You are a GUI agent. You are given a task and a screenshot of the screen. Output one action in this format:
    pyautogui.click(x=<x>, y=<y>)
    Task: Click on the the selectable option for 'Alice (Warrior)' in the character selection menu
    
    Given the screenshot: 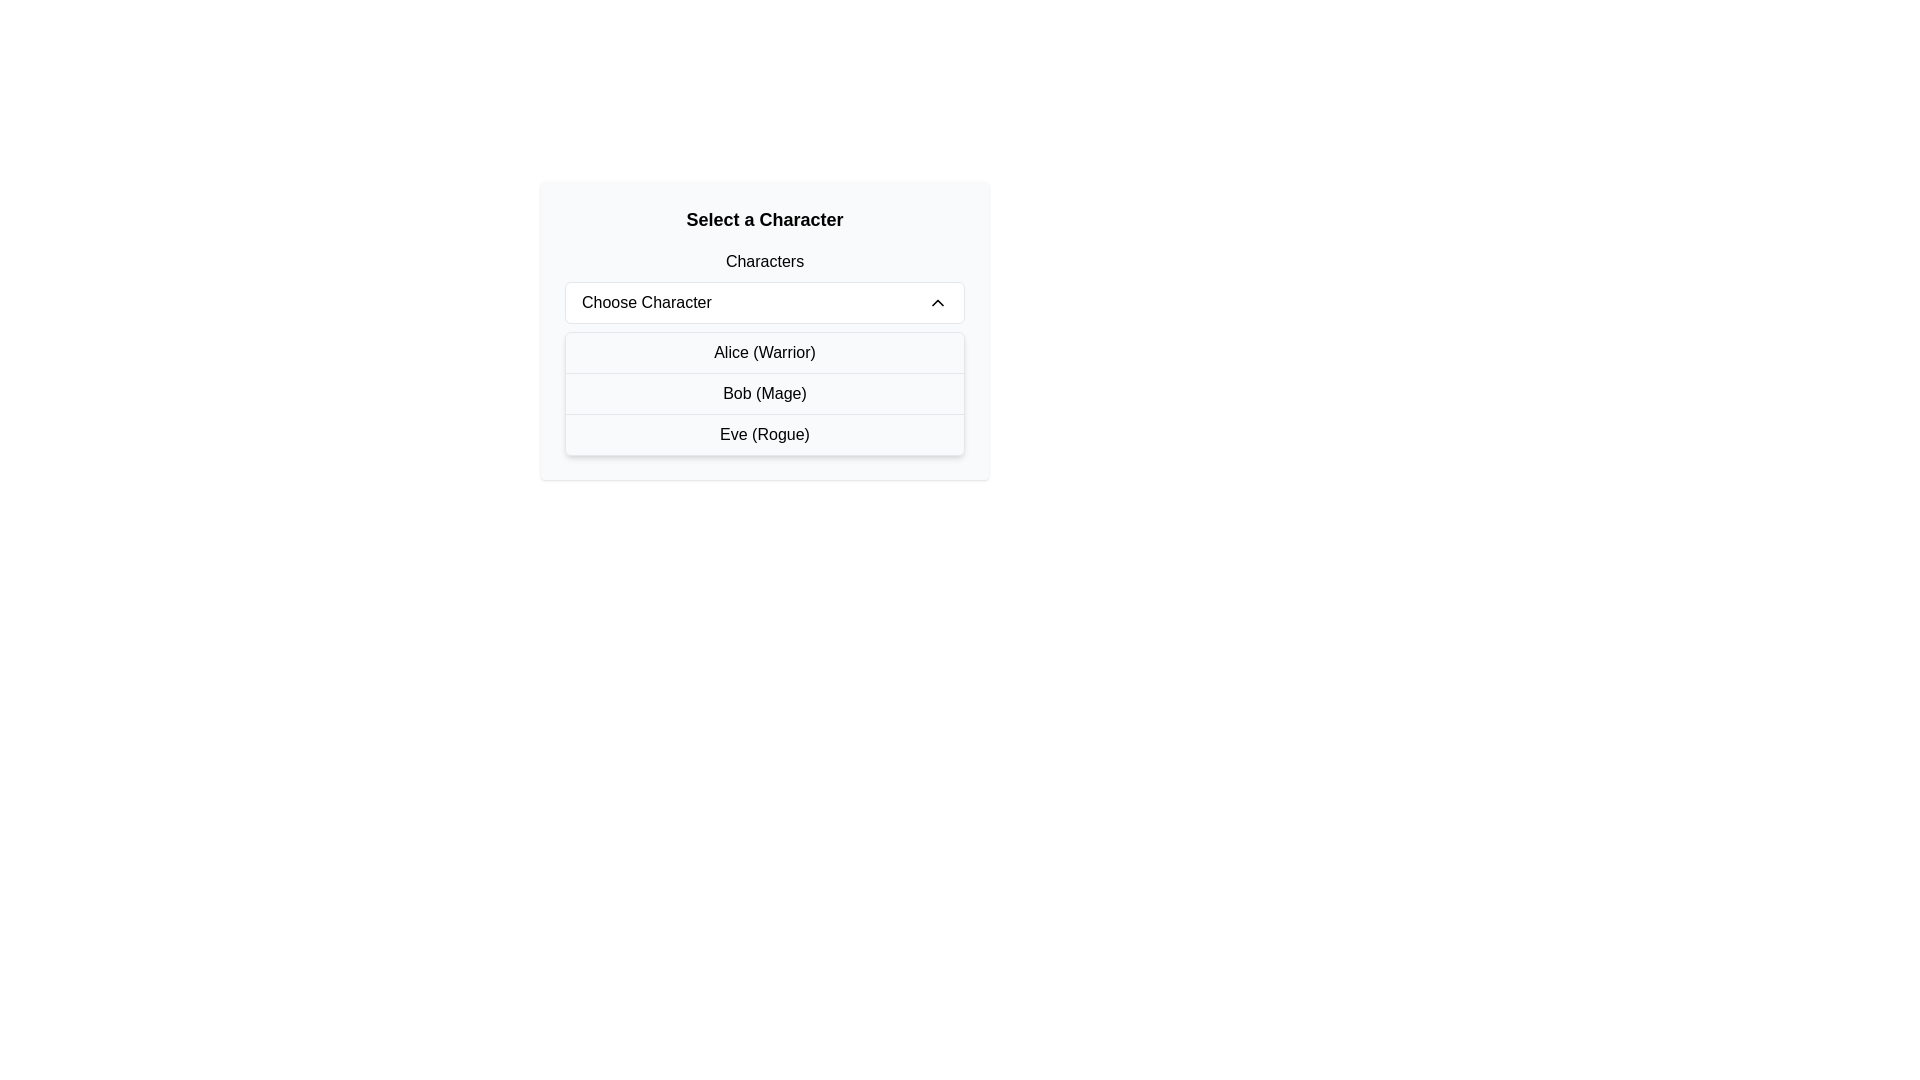 What is the action you would take?
    pyautogui.click(x=763, y=352)
    